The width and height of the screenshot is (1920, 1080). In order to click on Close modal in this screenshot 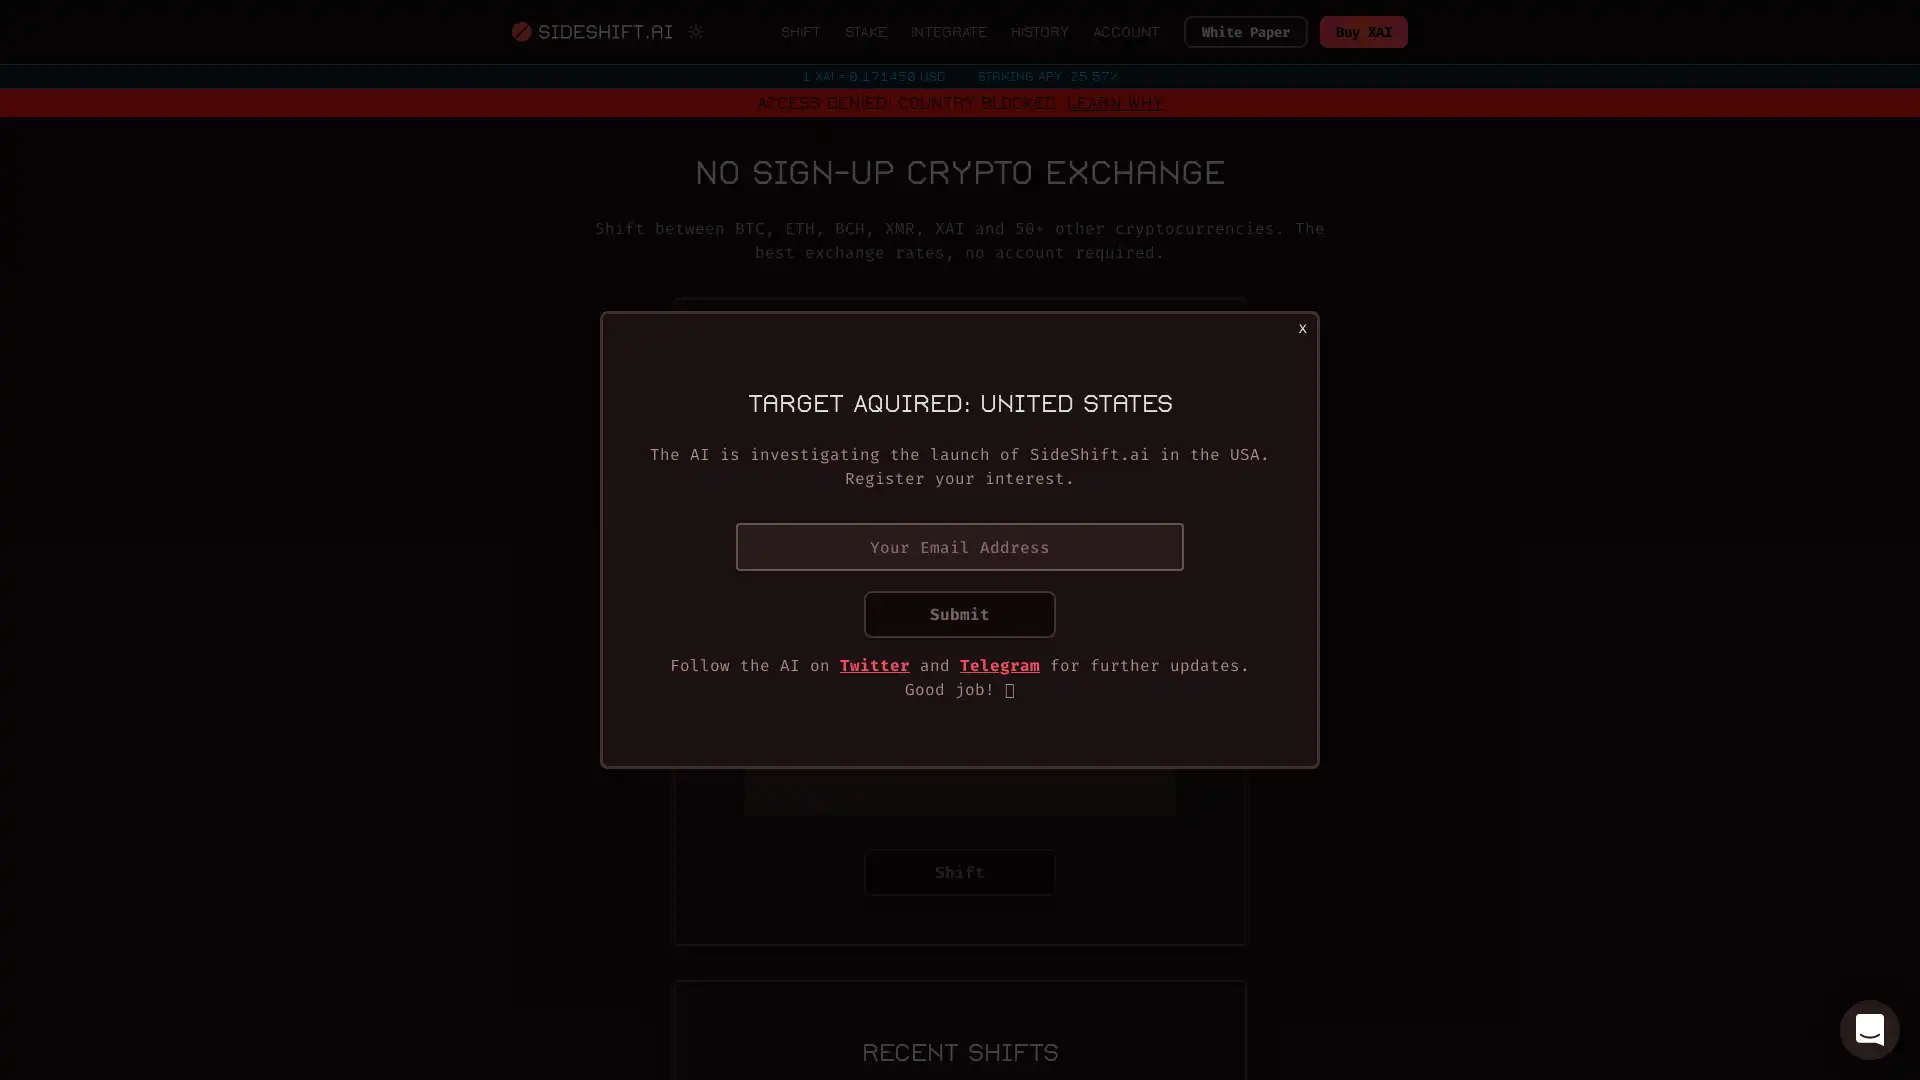, I will do `click(1301, 222)`.